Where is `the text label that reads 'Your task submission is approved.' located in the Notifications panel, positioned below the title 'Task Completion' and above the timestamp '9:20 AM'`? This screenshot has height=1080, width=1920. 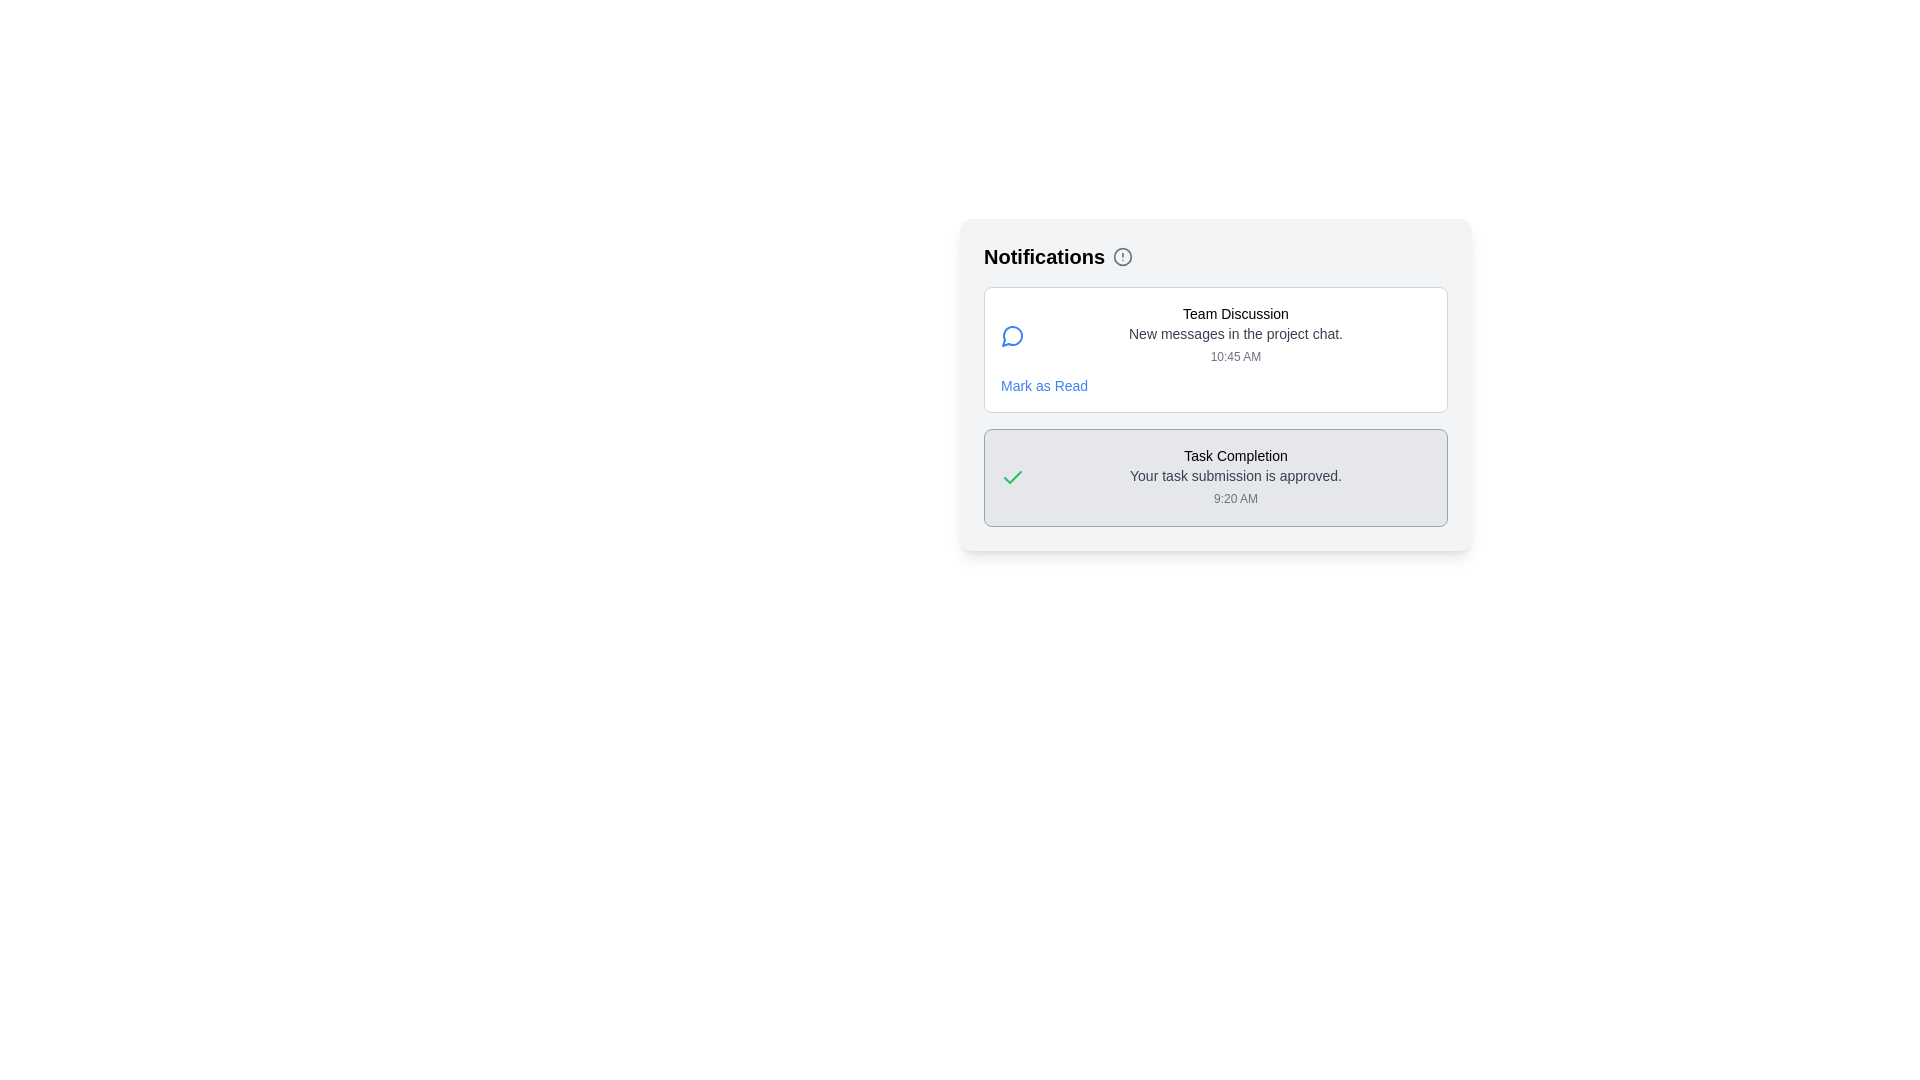 the text label that reads 'Your task submission is approved.' located in the Notifications panel, positioned below the title 'Task Completion' and above the timestamp '9:20 AM' is located at coordinates (1235, 475).